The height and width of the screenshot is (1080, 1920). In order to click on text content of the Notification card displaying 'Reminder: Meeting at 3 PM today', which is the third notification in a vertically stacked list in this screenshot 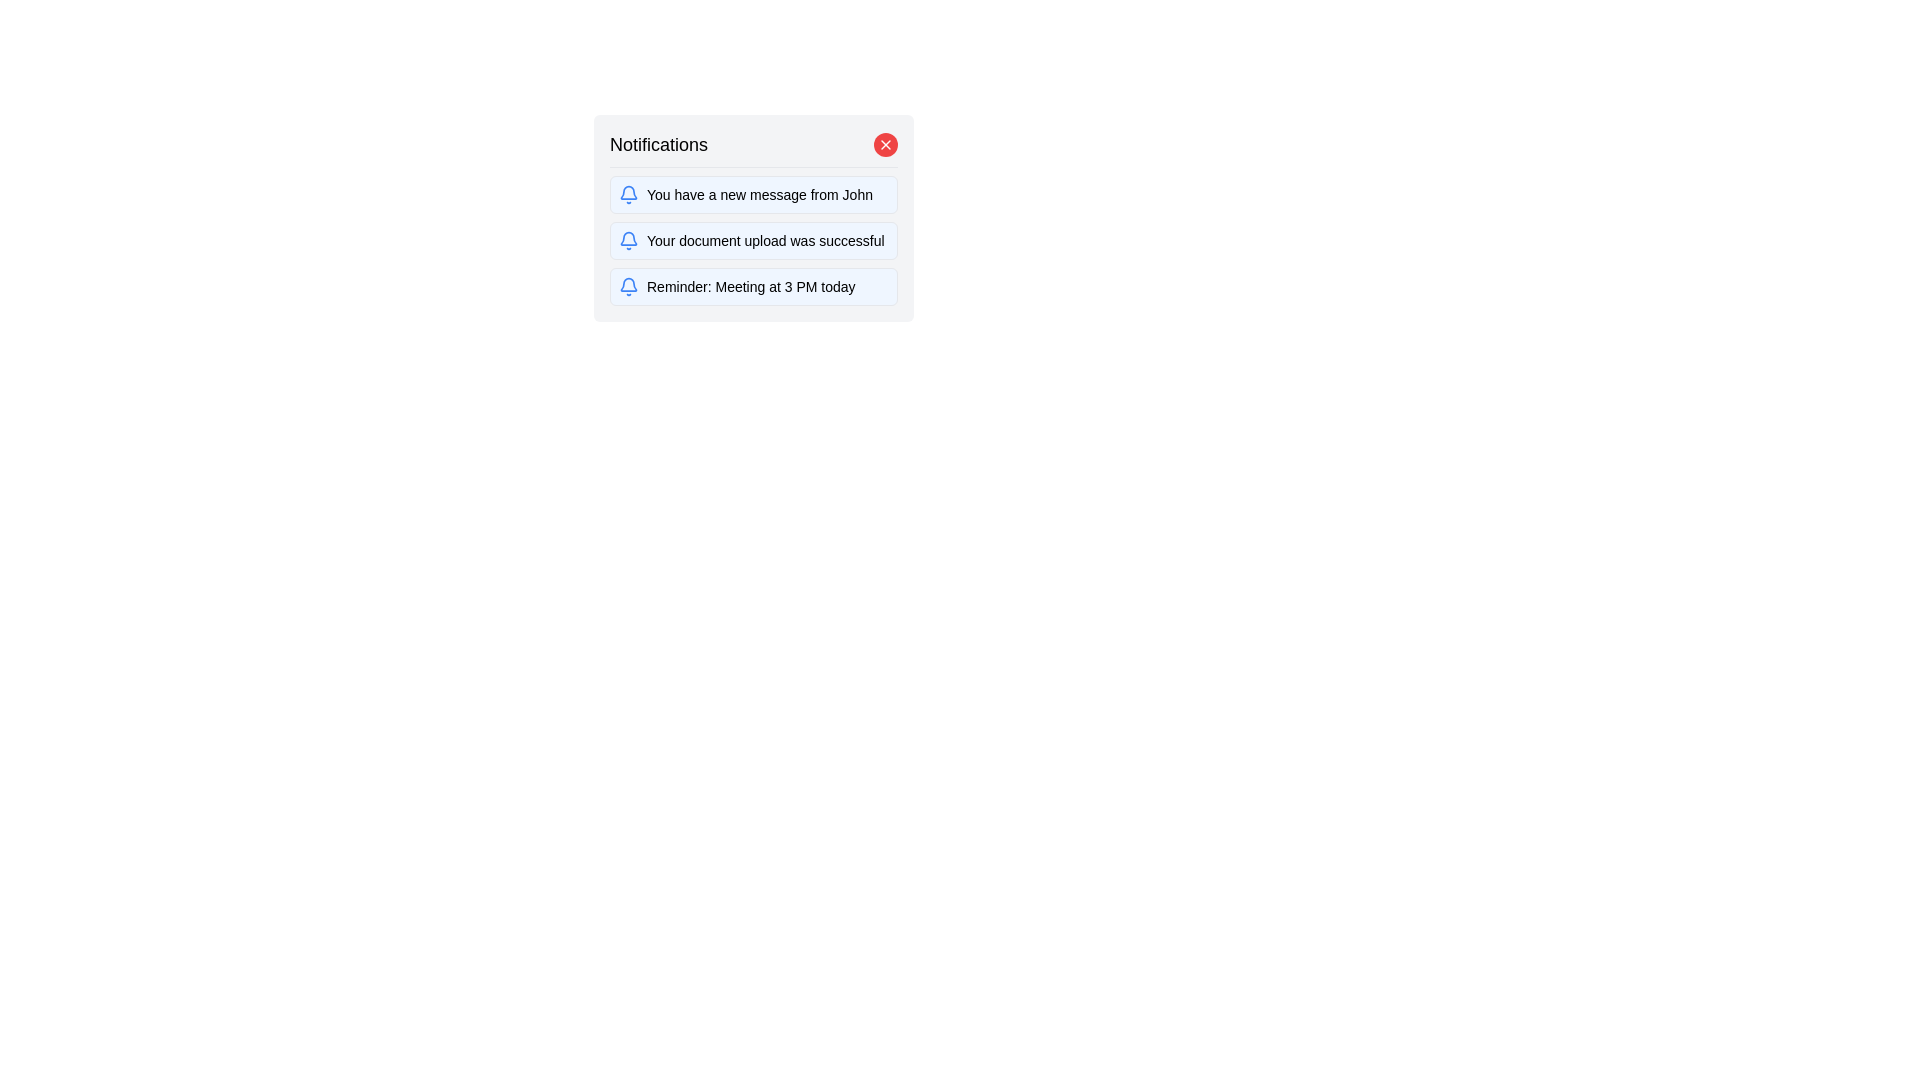, I will do `click(752, 286)`.